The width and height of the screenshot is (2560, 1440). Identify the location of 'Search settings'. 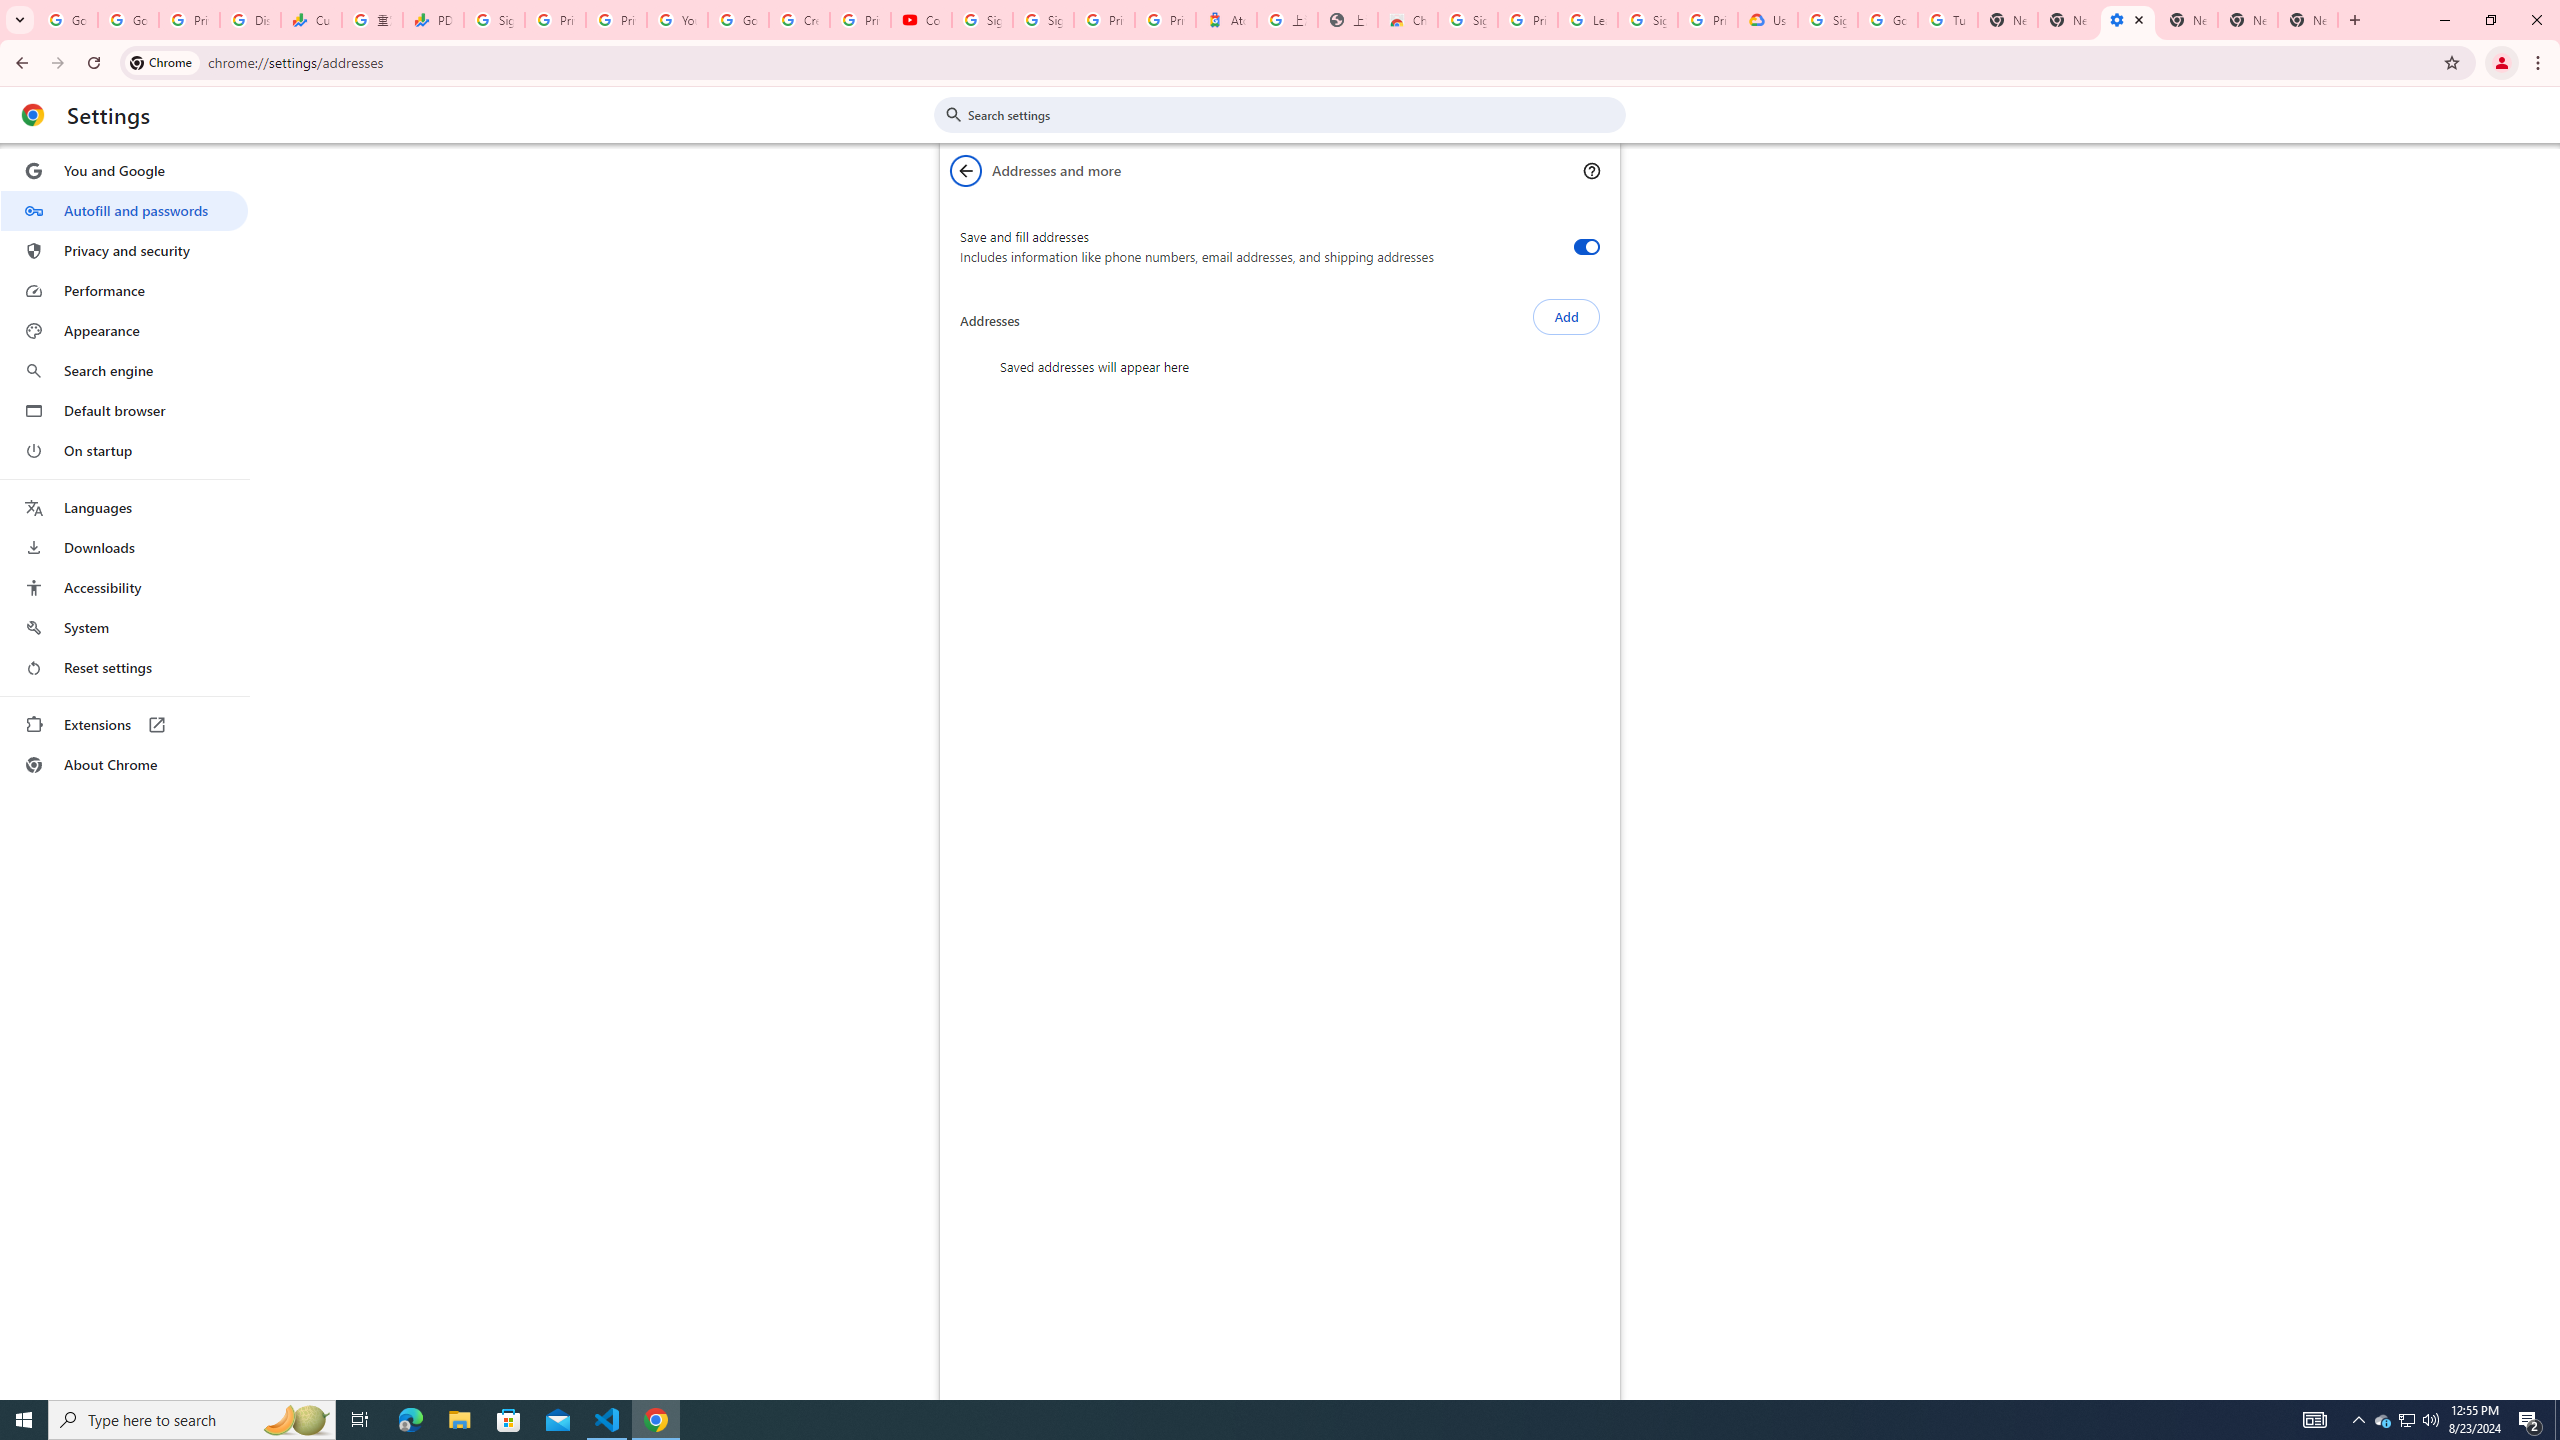
(1293, 114).